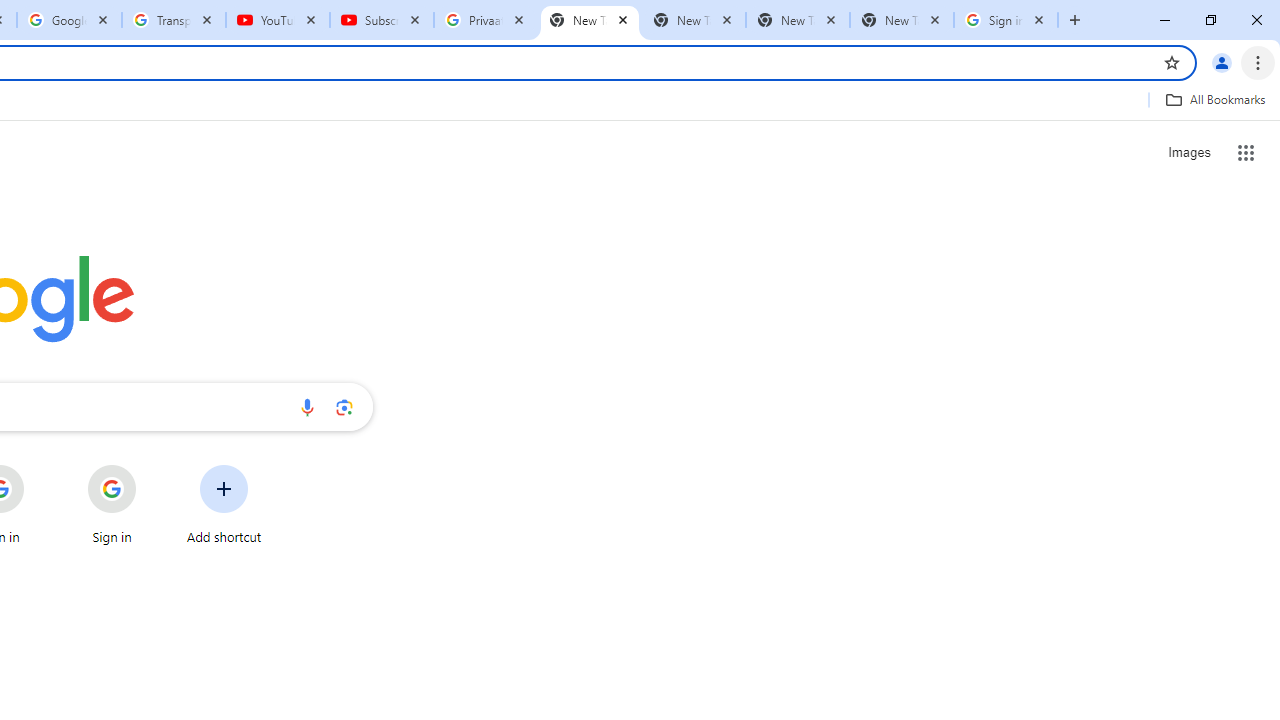 This screenshot has width=1280, height=720. What do you see at coordinates (277, 20) in the screenshot?
I see `'YouTube'` at bounding box center [277, 20].